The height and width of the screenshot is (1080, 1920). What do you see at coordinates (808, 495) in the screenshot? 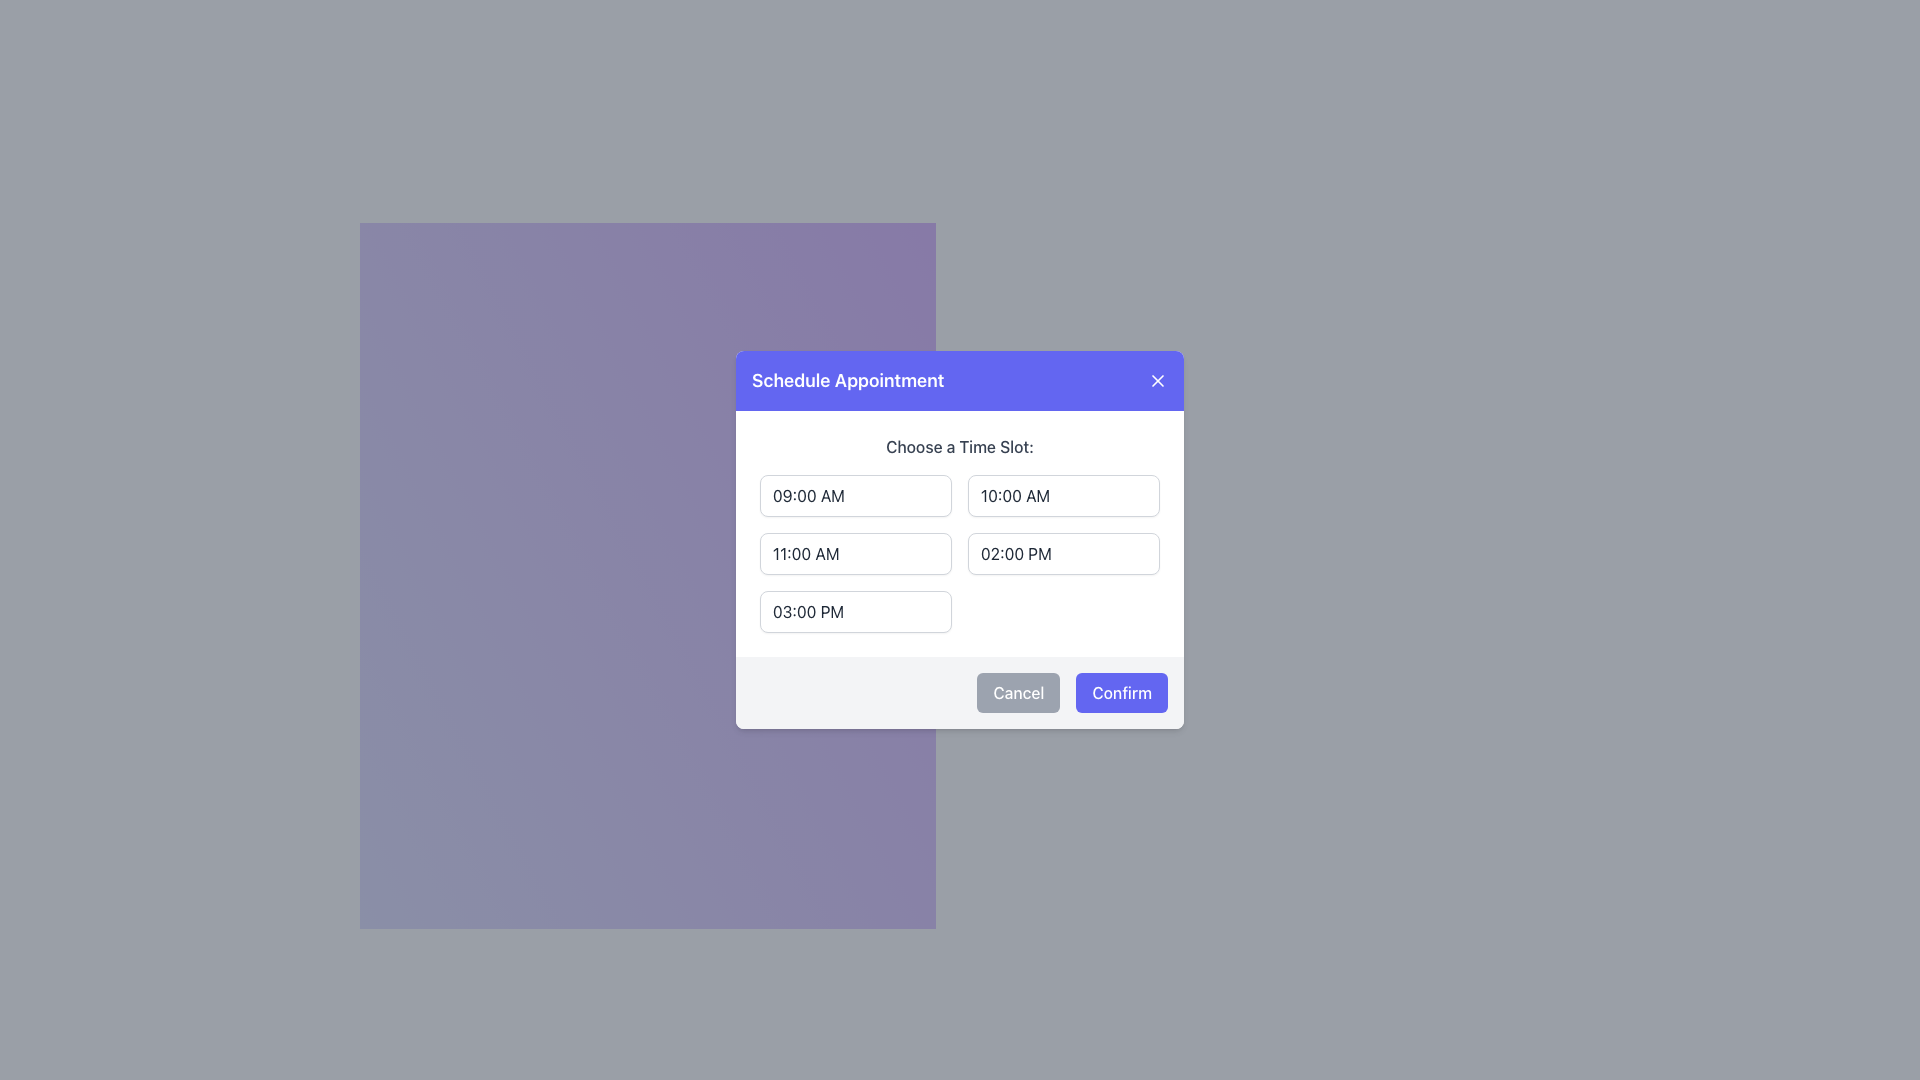
I see `the '09:00 AM' selectable button in the 'Schedule Appointment' modal` at bounding box center [808, 495].